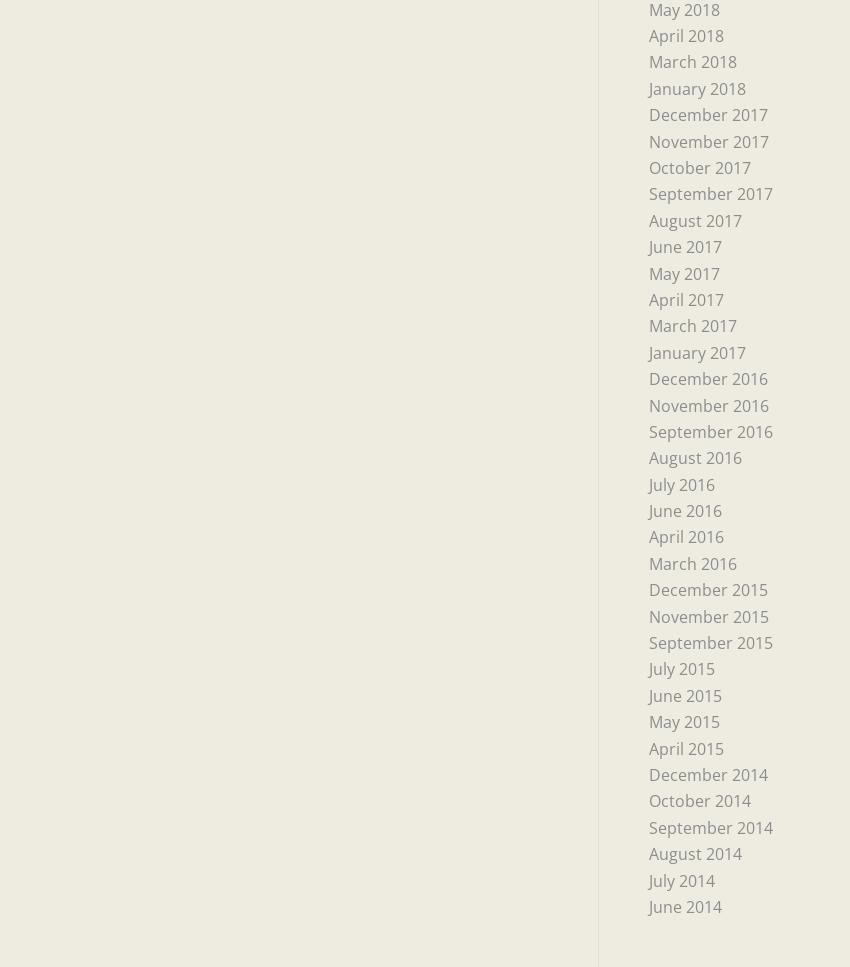  Describe the element at coordinates (648, 457) in the screenshot. I see `'August 2016'` at that location.